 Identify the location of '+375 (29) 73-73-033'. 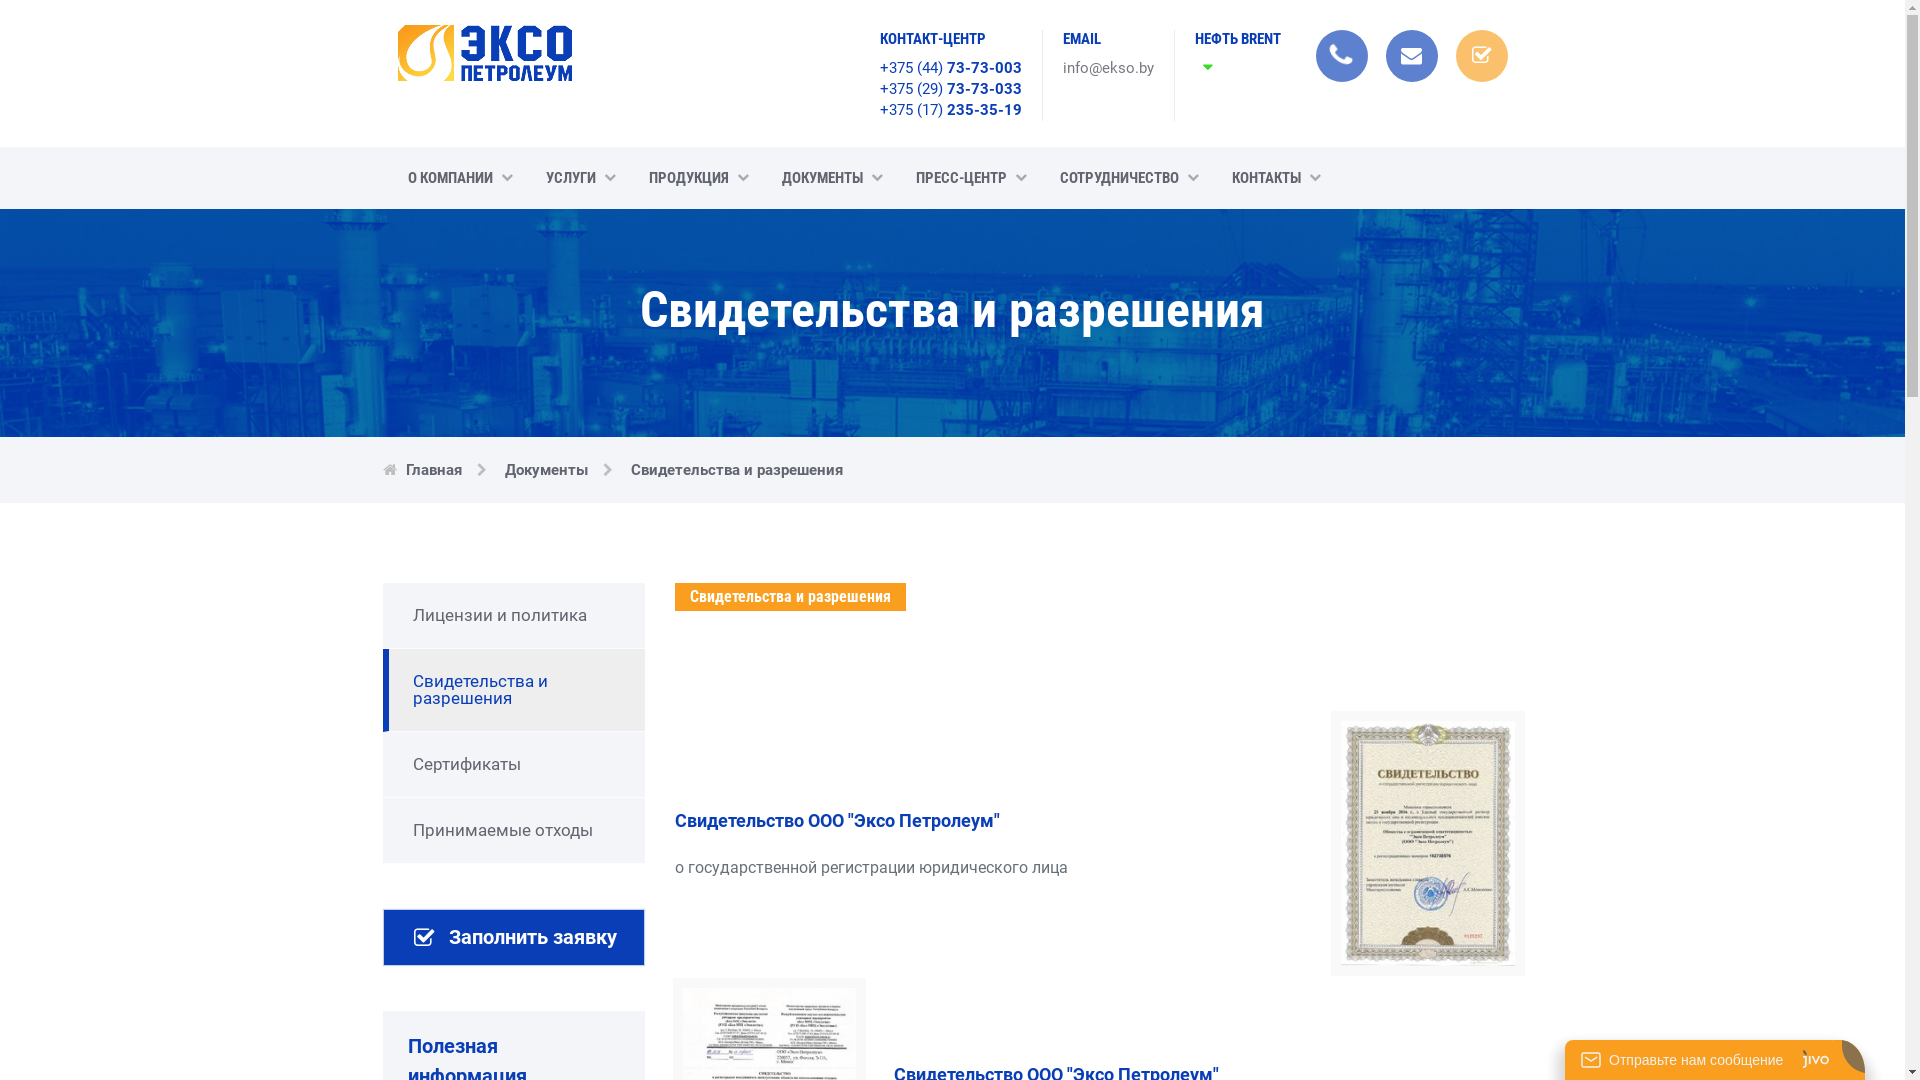
(879, 87).